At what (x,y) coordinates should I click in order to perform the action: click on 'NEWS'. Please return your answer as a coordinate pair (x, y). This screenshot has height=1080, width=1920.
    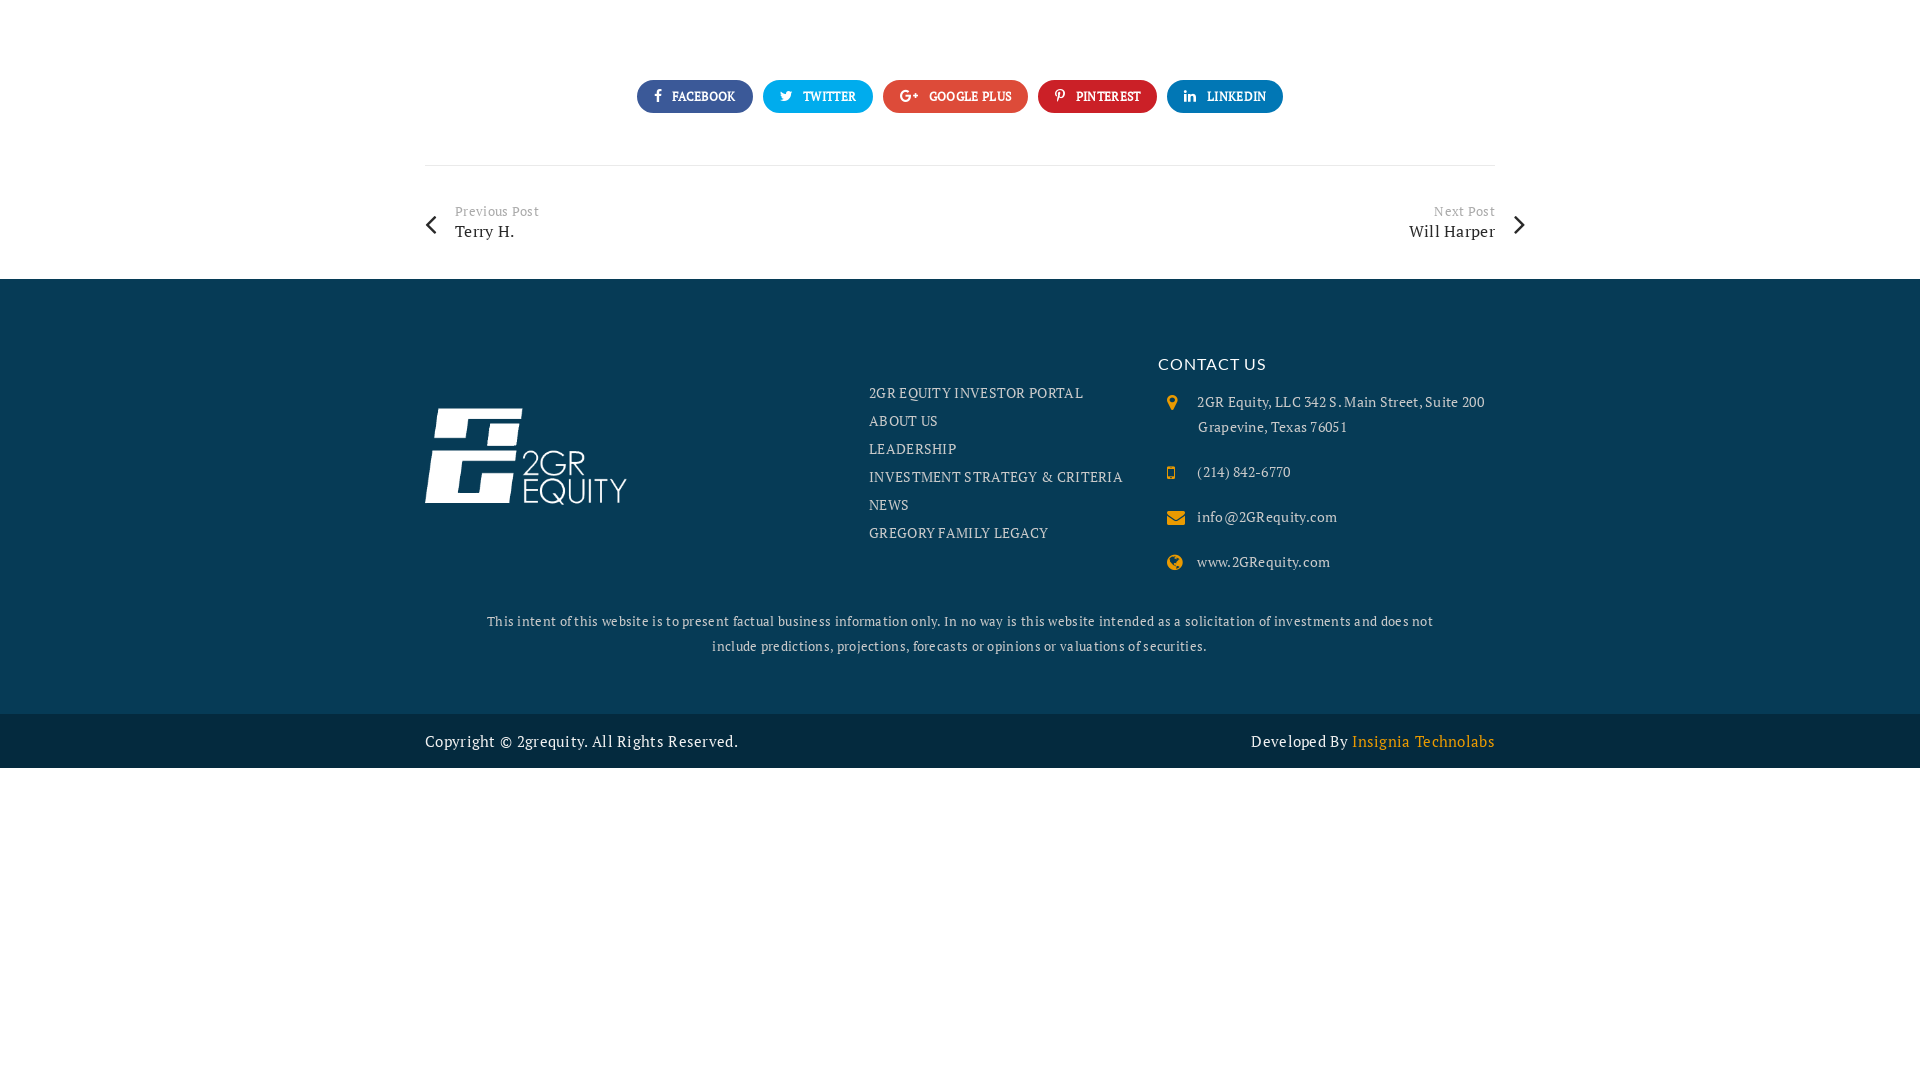
    Looking at the image, I should click on (887, 503).